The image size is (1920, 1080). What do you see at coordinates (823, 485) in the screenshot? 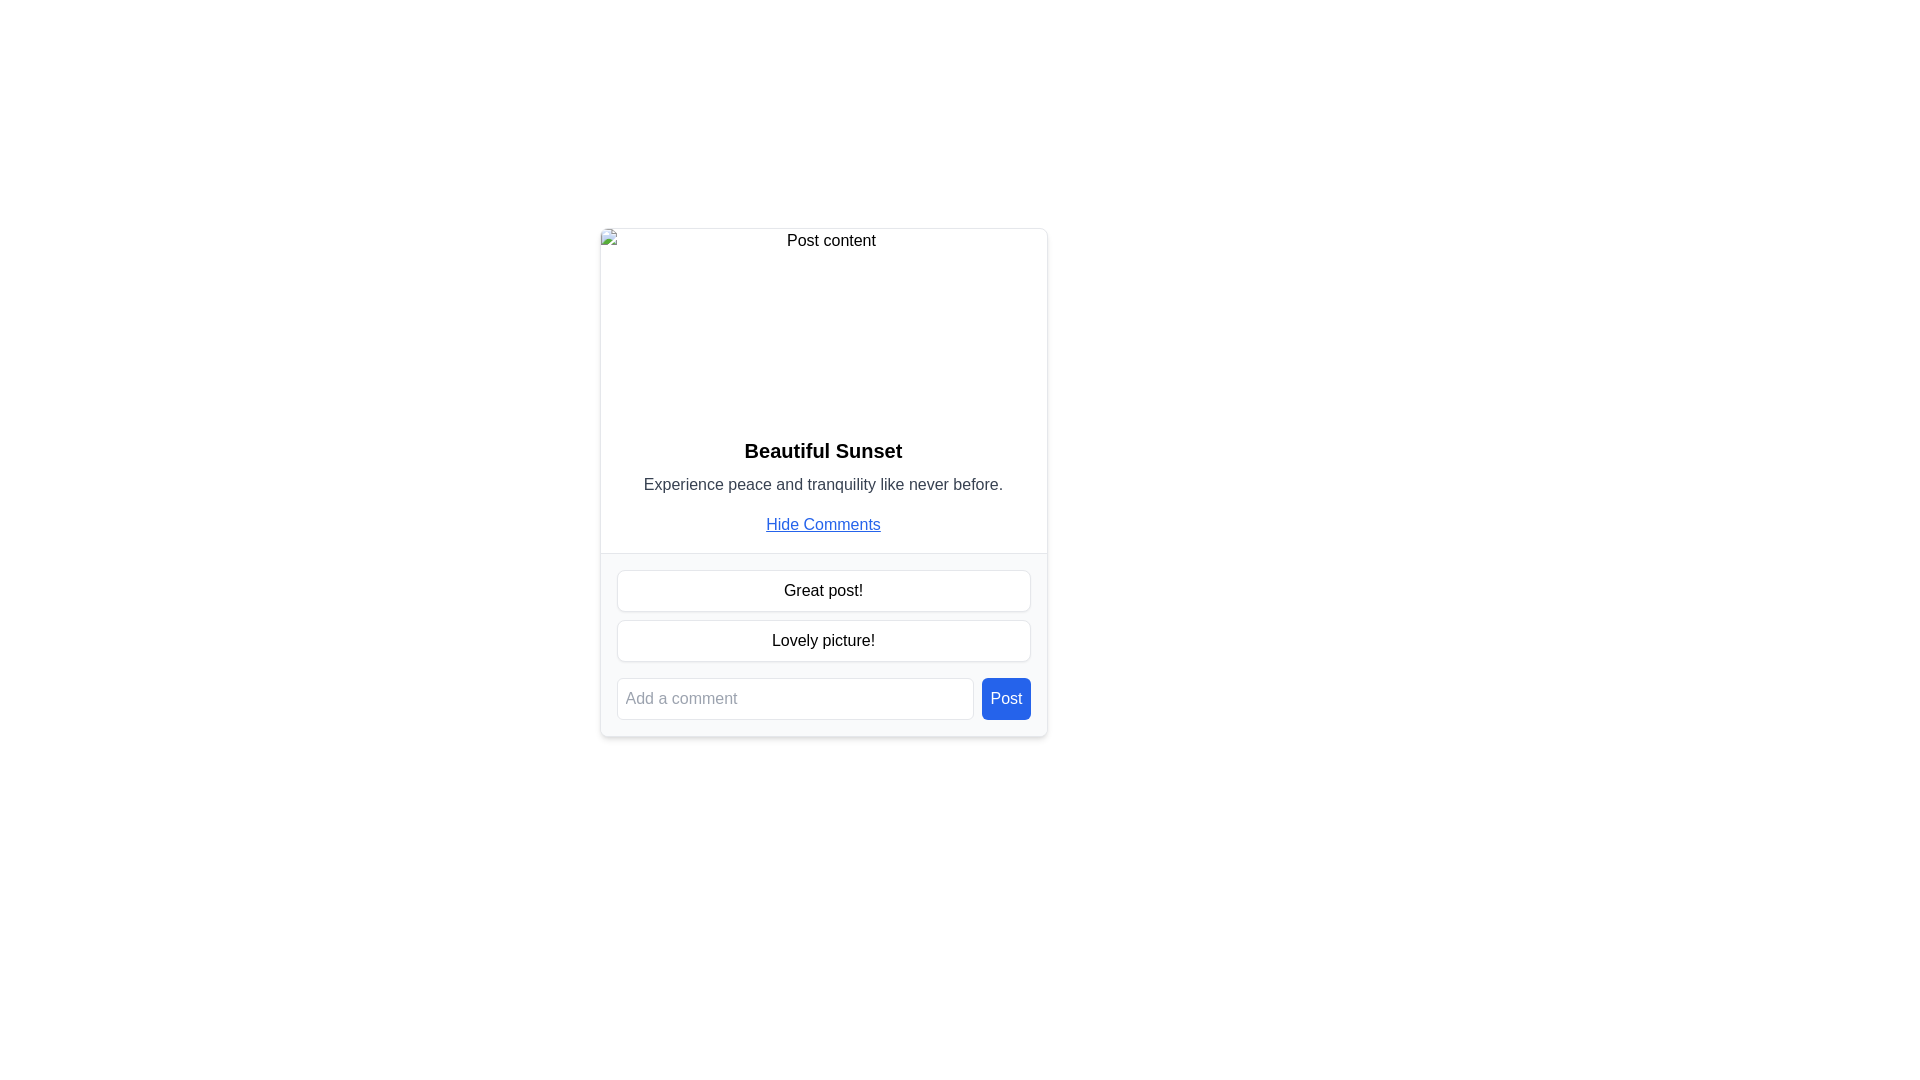
I see `descriptive text element located below the heading 'Beautiful Sunset' and above the hyperlink 'Hide Comments' to understand its meaning` at bounding box center [823, 485].